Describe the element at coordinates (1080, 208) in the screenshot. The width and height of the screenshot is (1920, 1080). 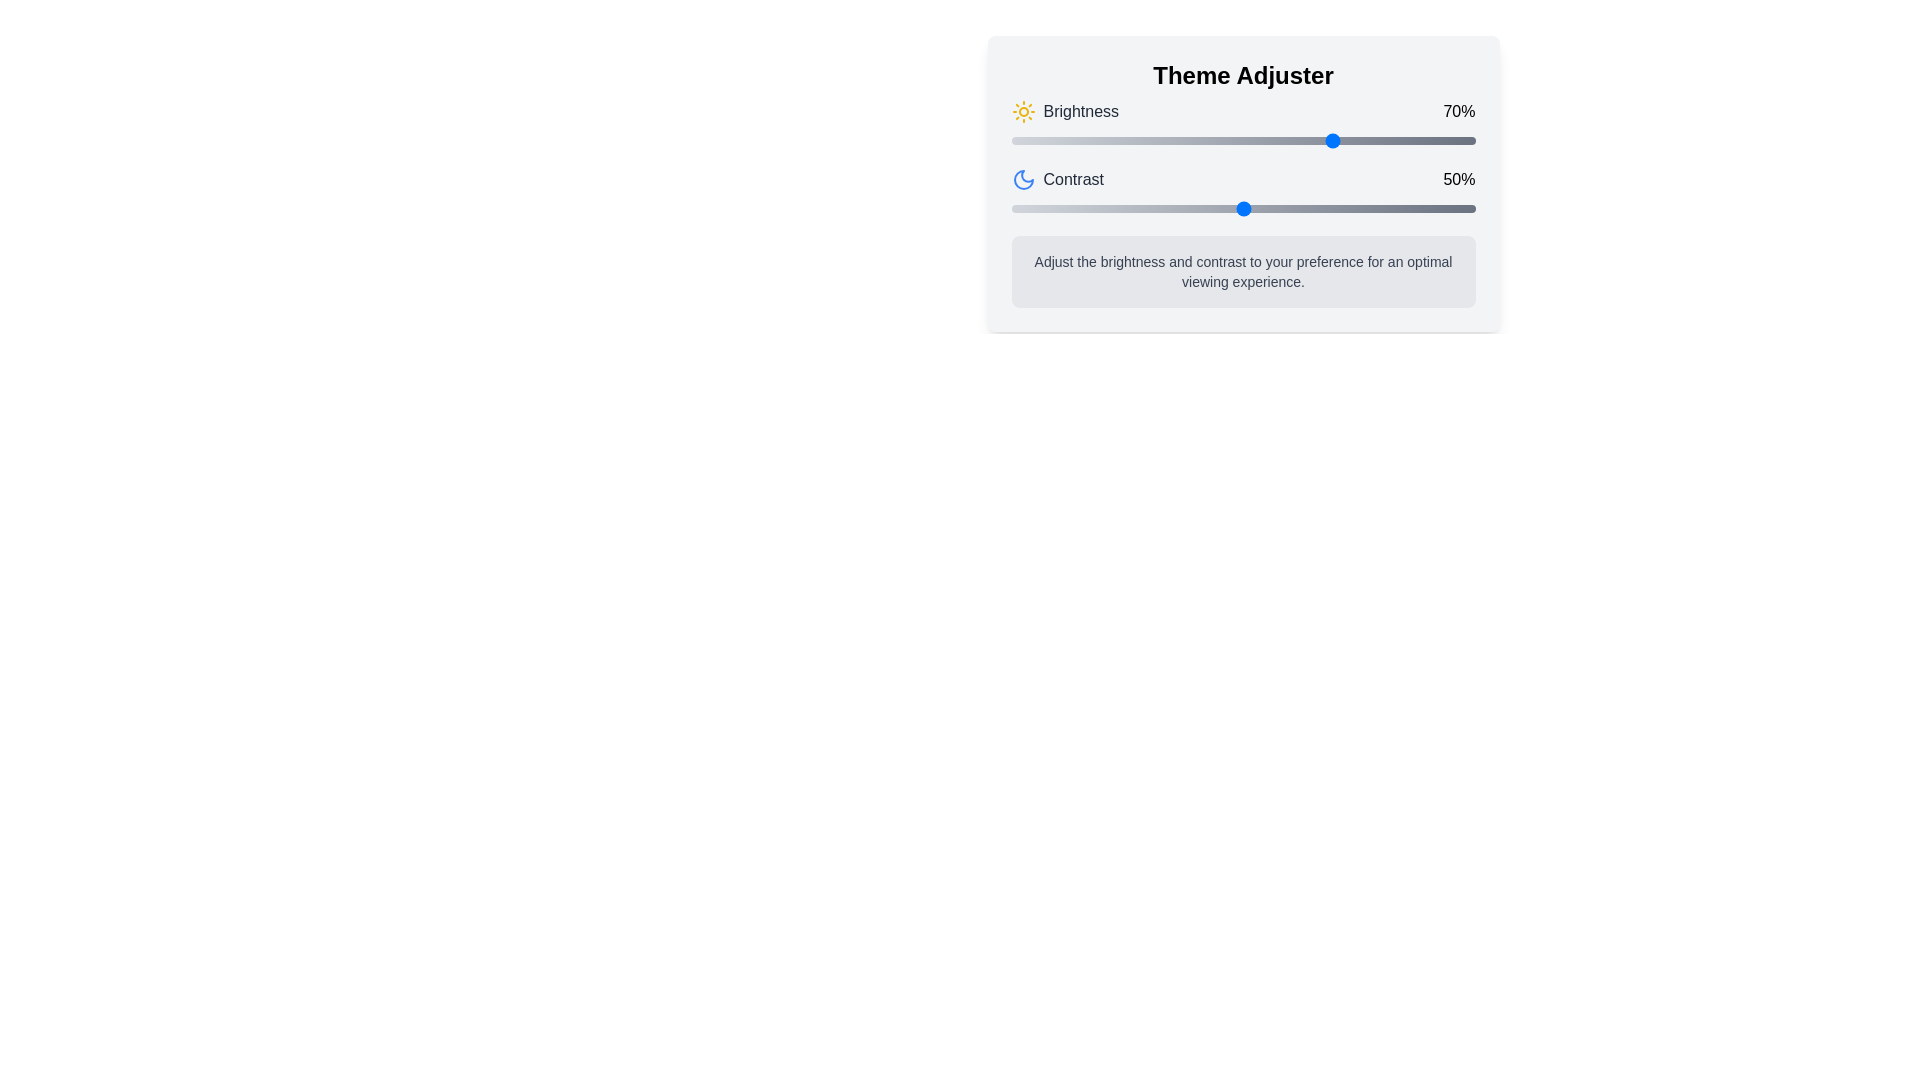
I see `the contrast level` at that location.